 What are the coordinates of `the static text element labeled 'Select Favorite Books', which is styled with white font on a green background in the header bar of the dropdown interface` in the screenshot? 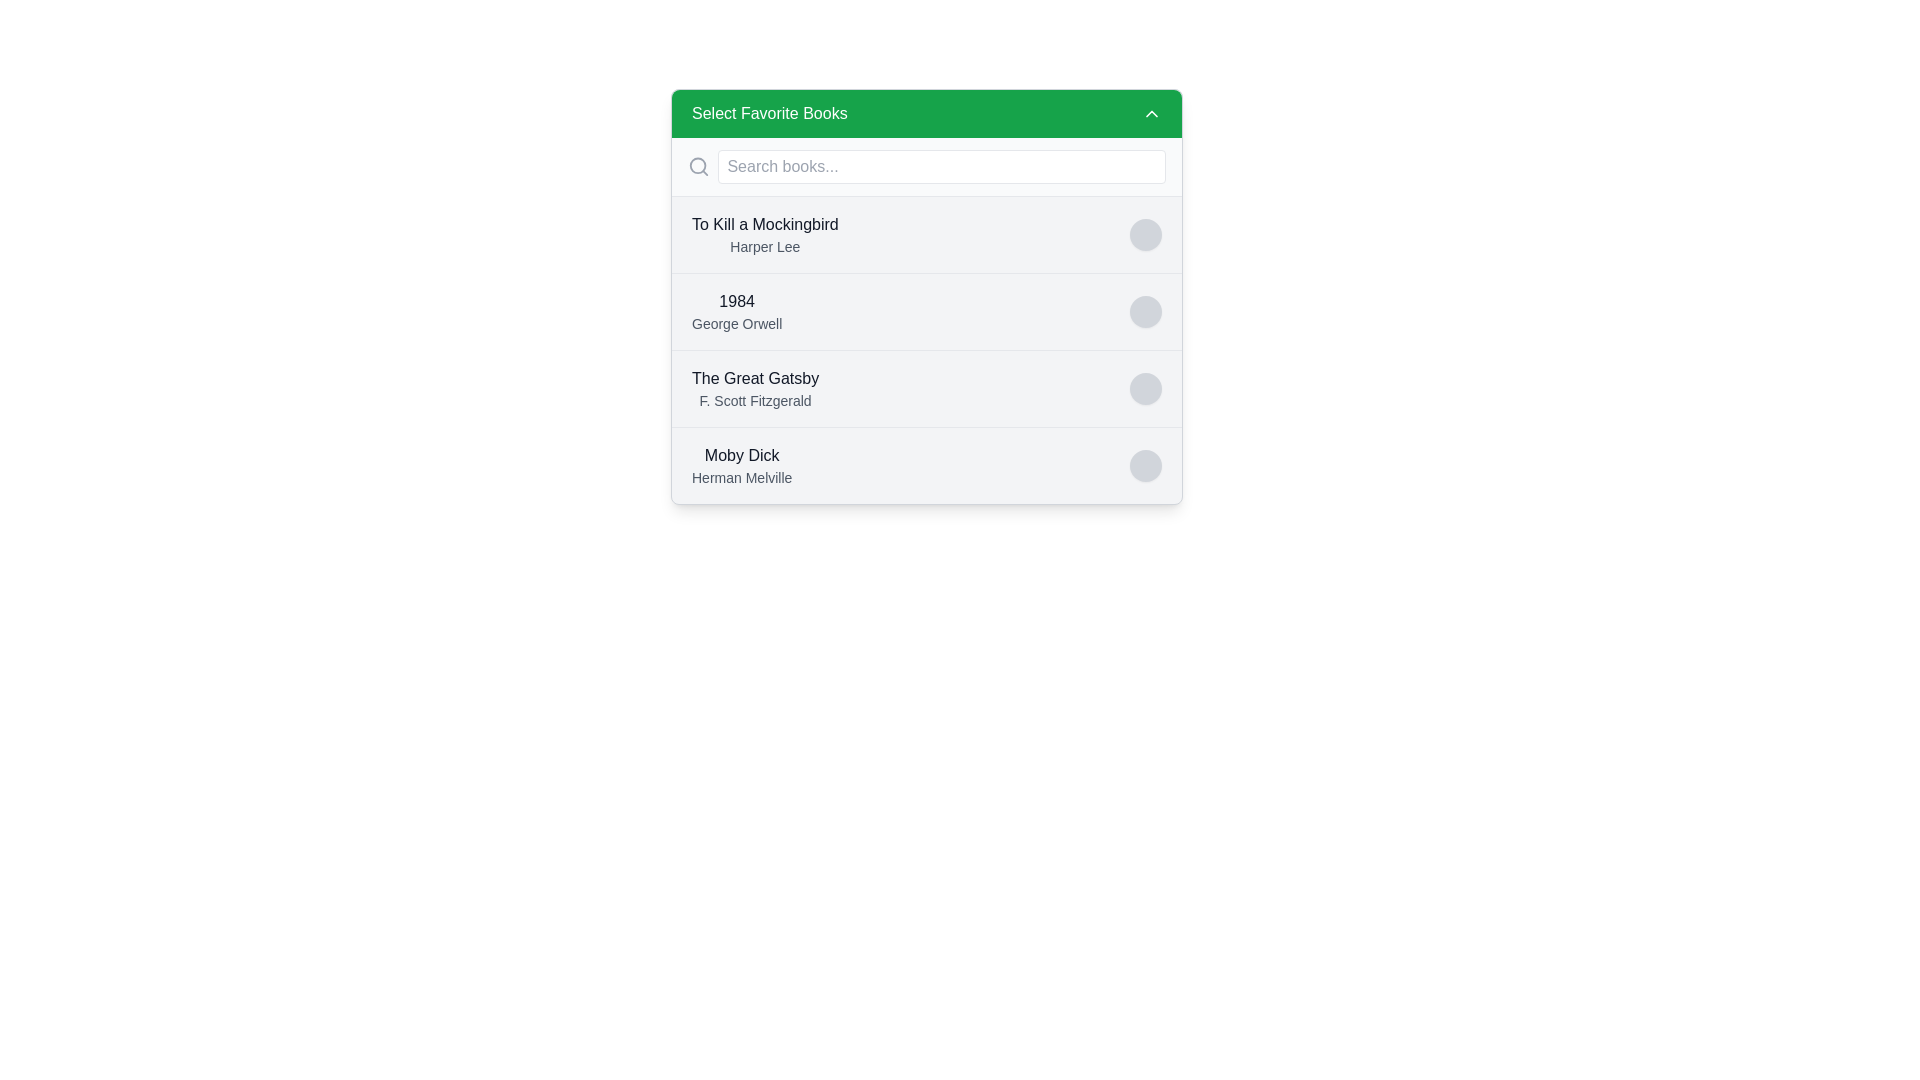 It's located at (768, 114).